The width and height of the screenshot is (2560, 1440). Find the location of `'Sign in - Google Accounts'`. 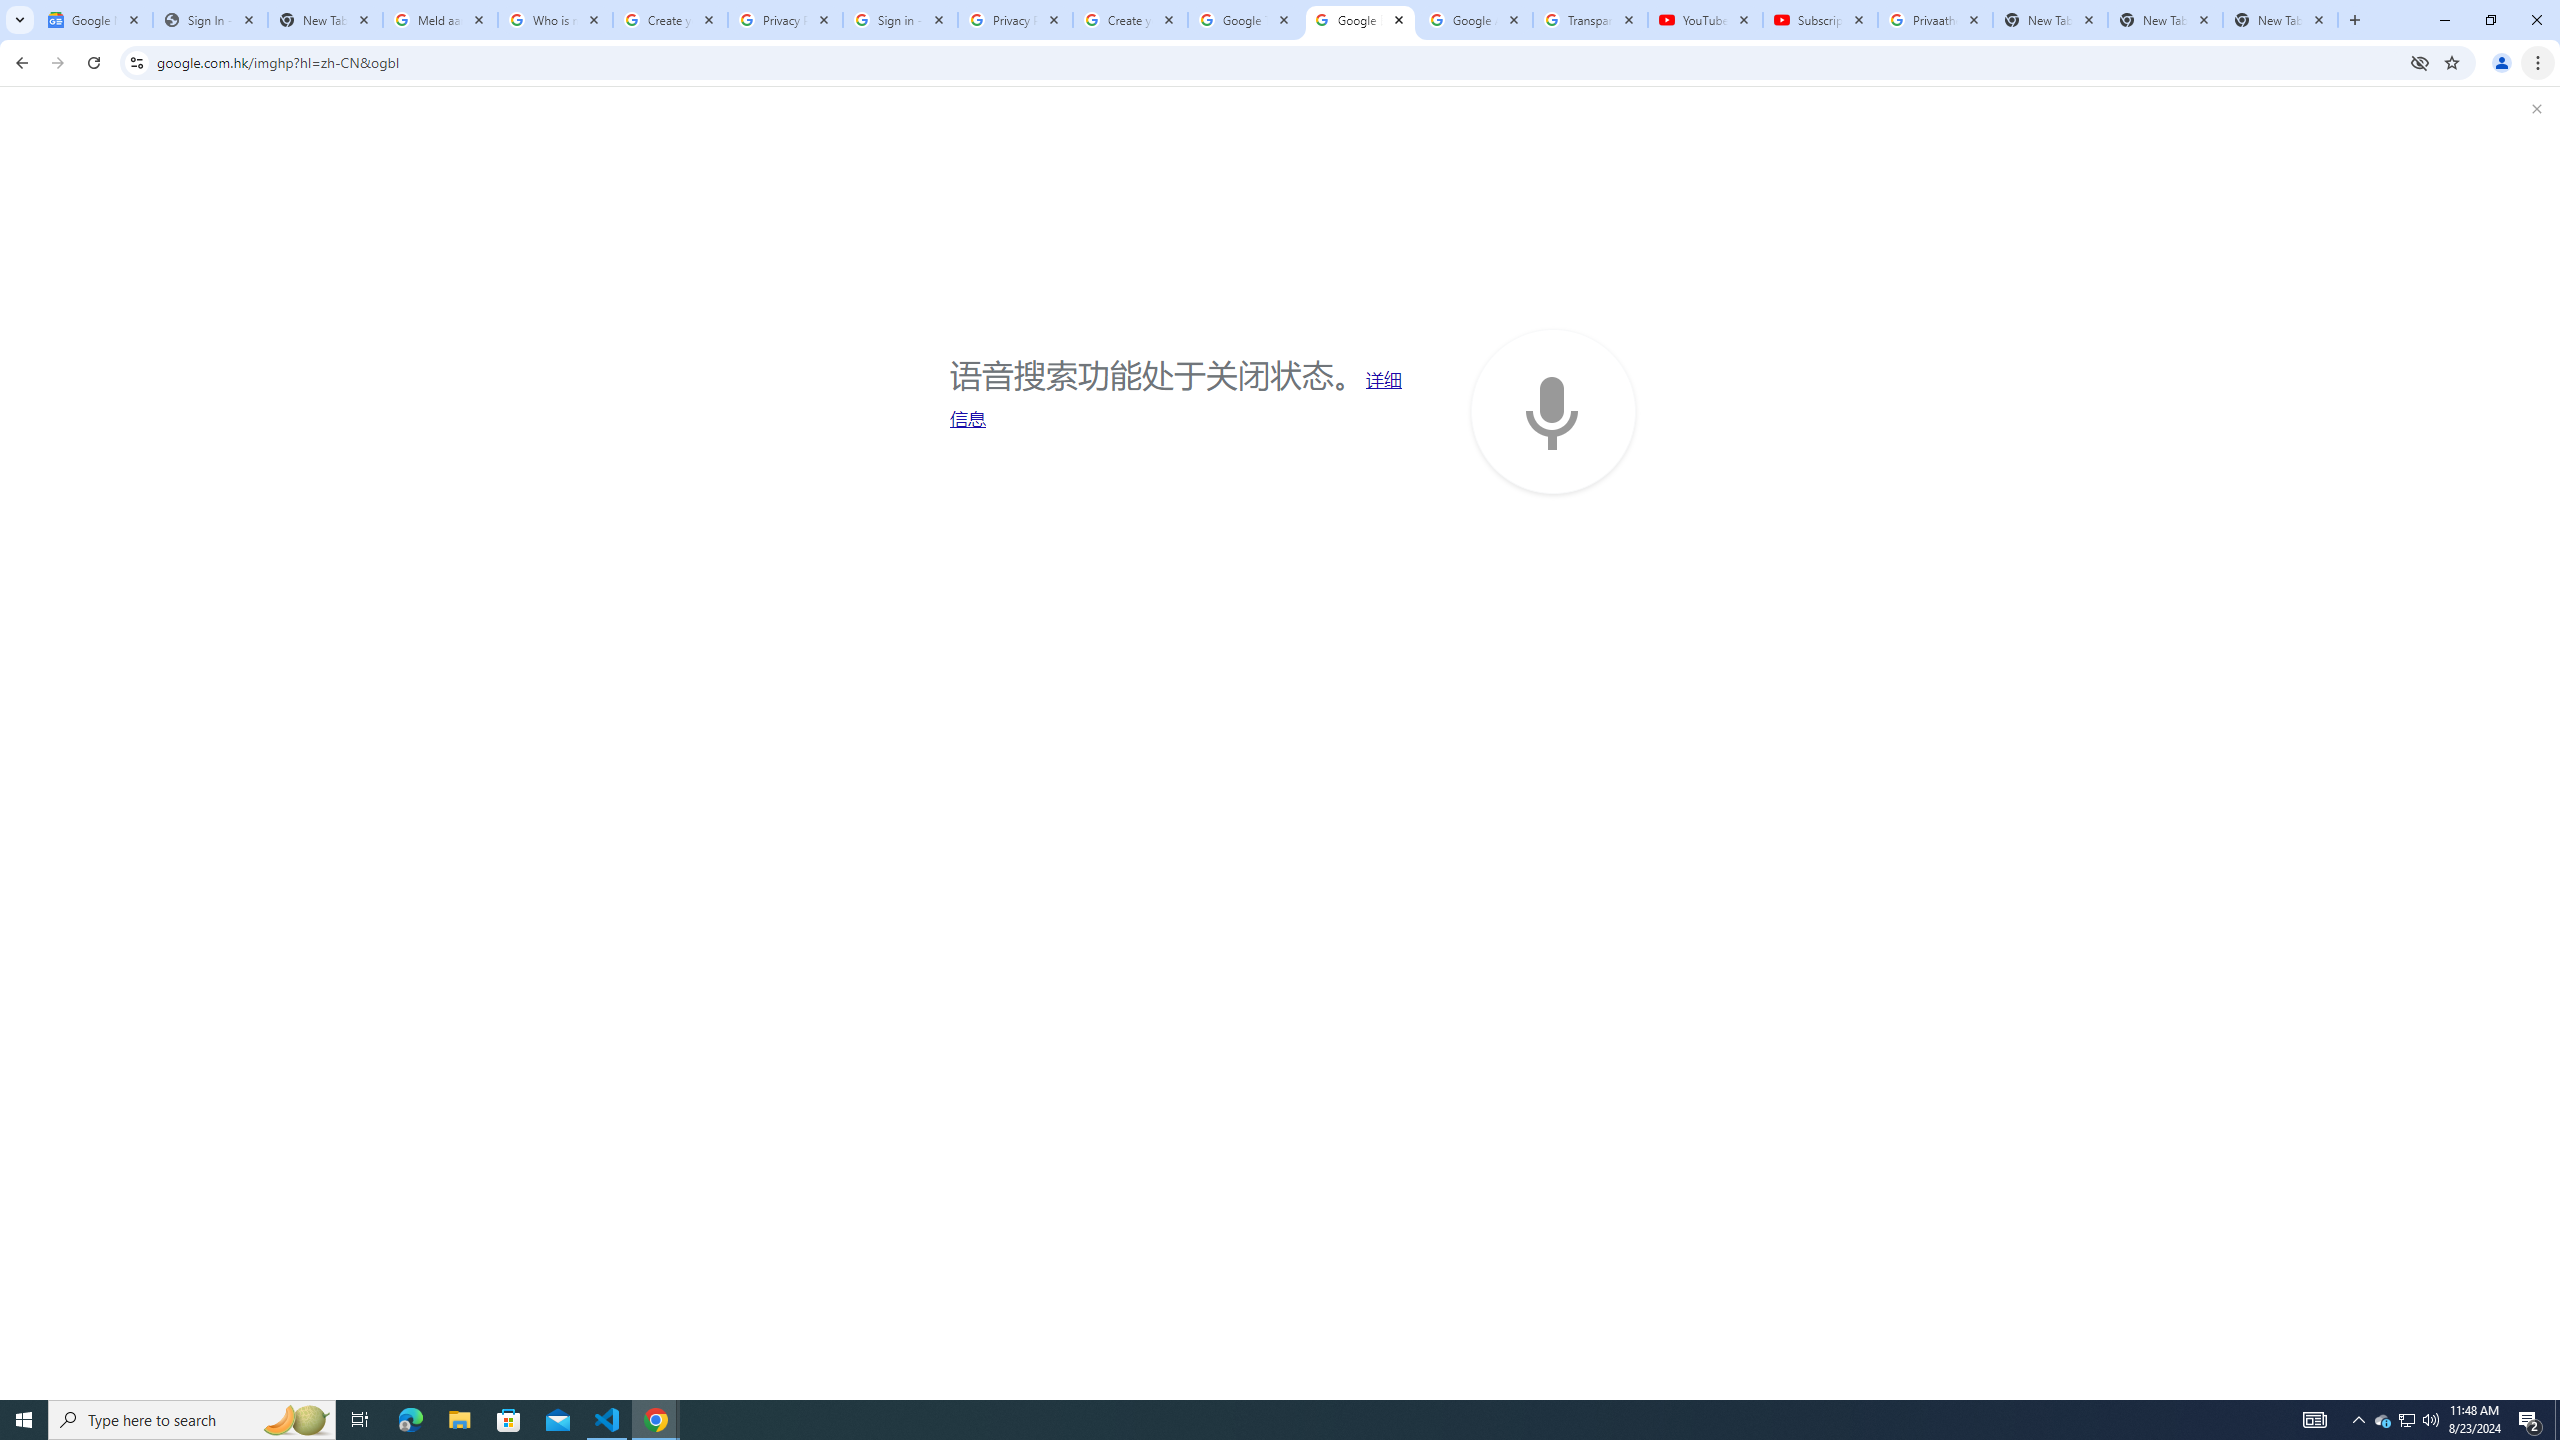

'Sign in - Google Accounts' is located at coordinates (900, 19).